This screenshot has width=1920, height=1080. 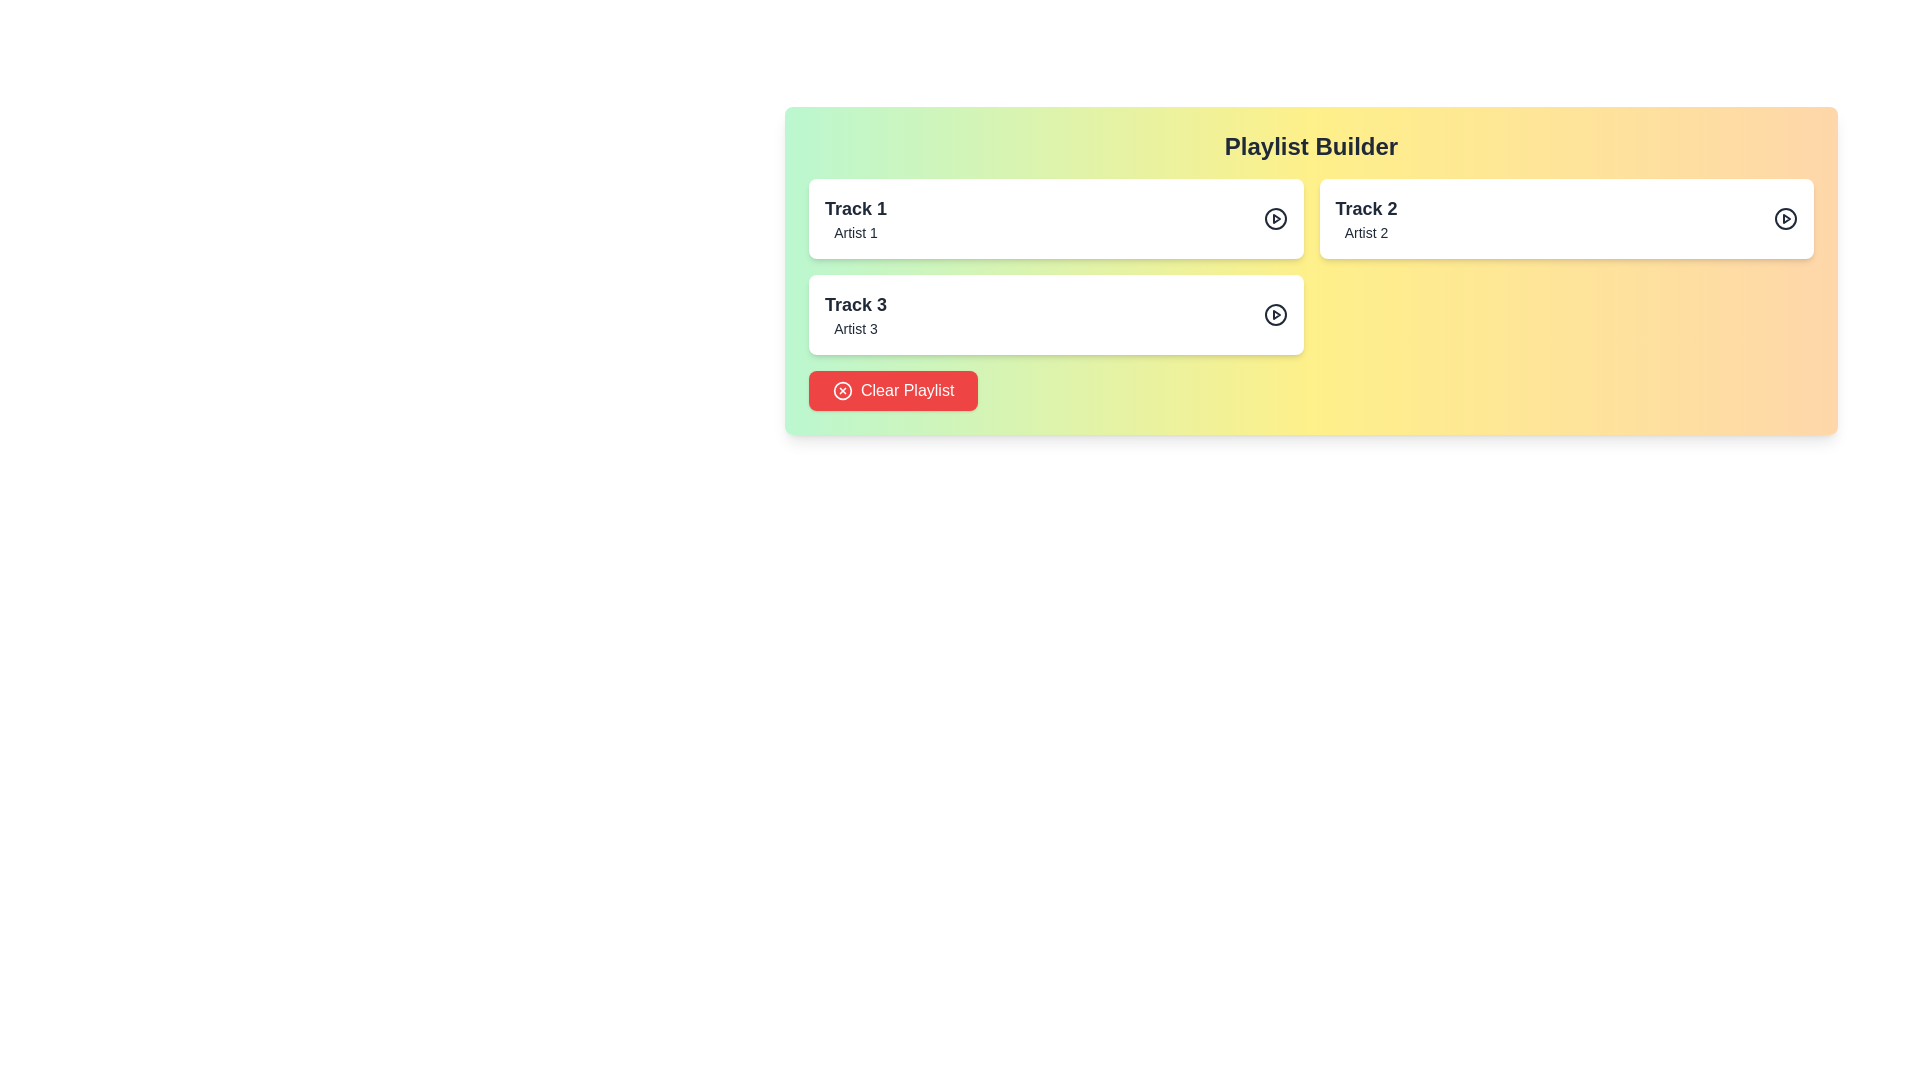 What do you see at coordinates (892, 390) in the screenshot?
I see `'Clear Playlist' button to clear all tracks` at bounding box center [892, 390].